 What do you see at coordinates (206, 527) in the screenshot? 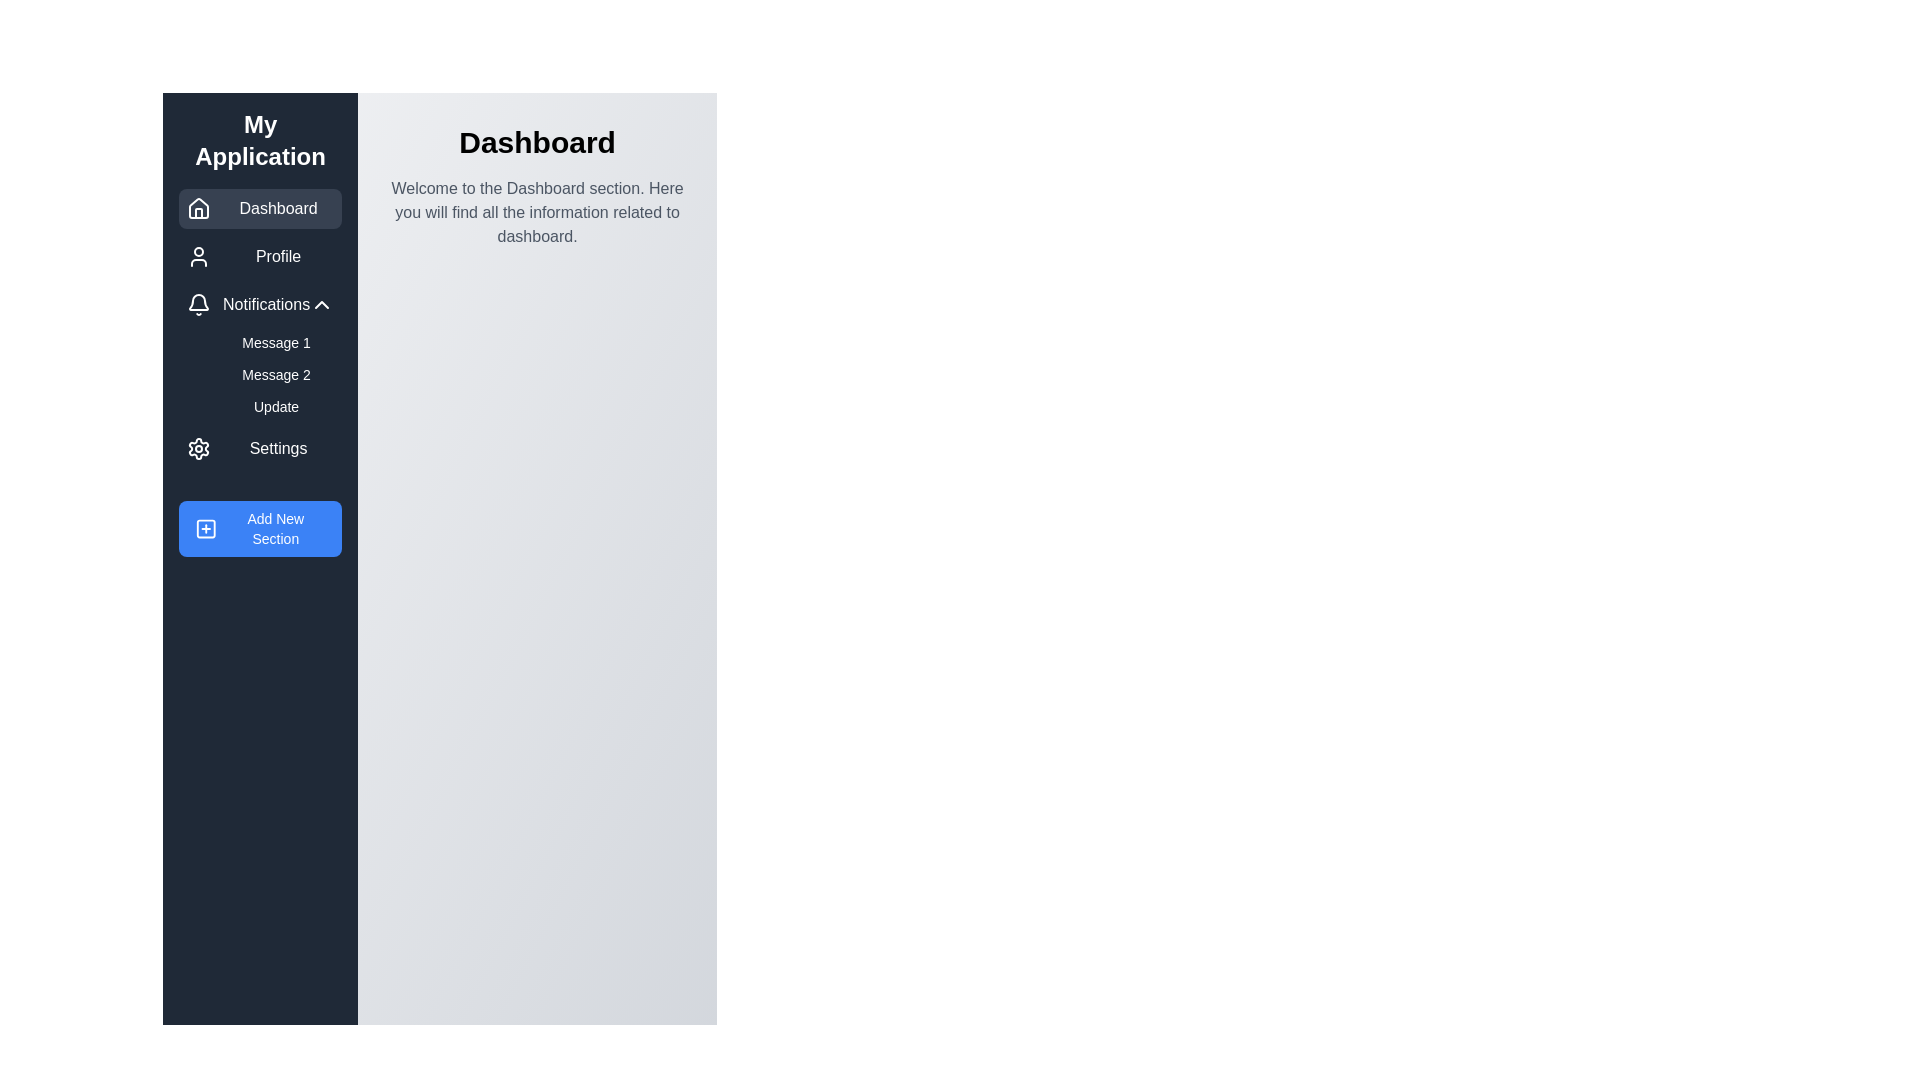
I see `the blue square icon with a white outline and a plus symbol, which is embedded in the 'Add New Section' button located in the lower part of the navigation bar on the left side` at bounding box center [206, 527].